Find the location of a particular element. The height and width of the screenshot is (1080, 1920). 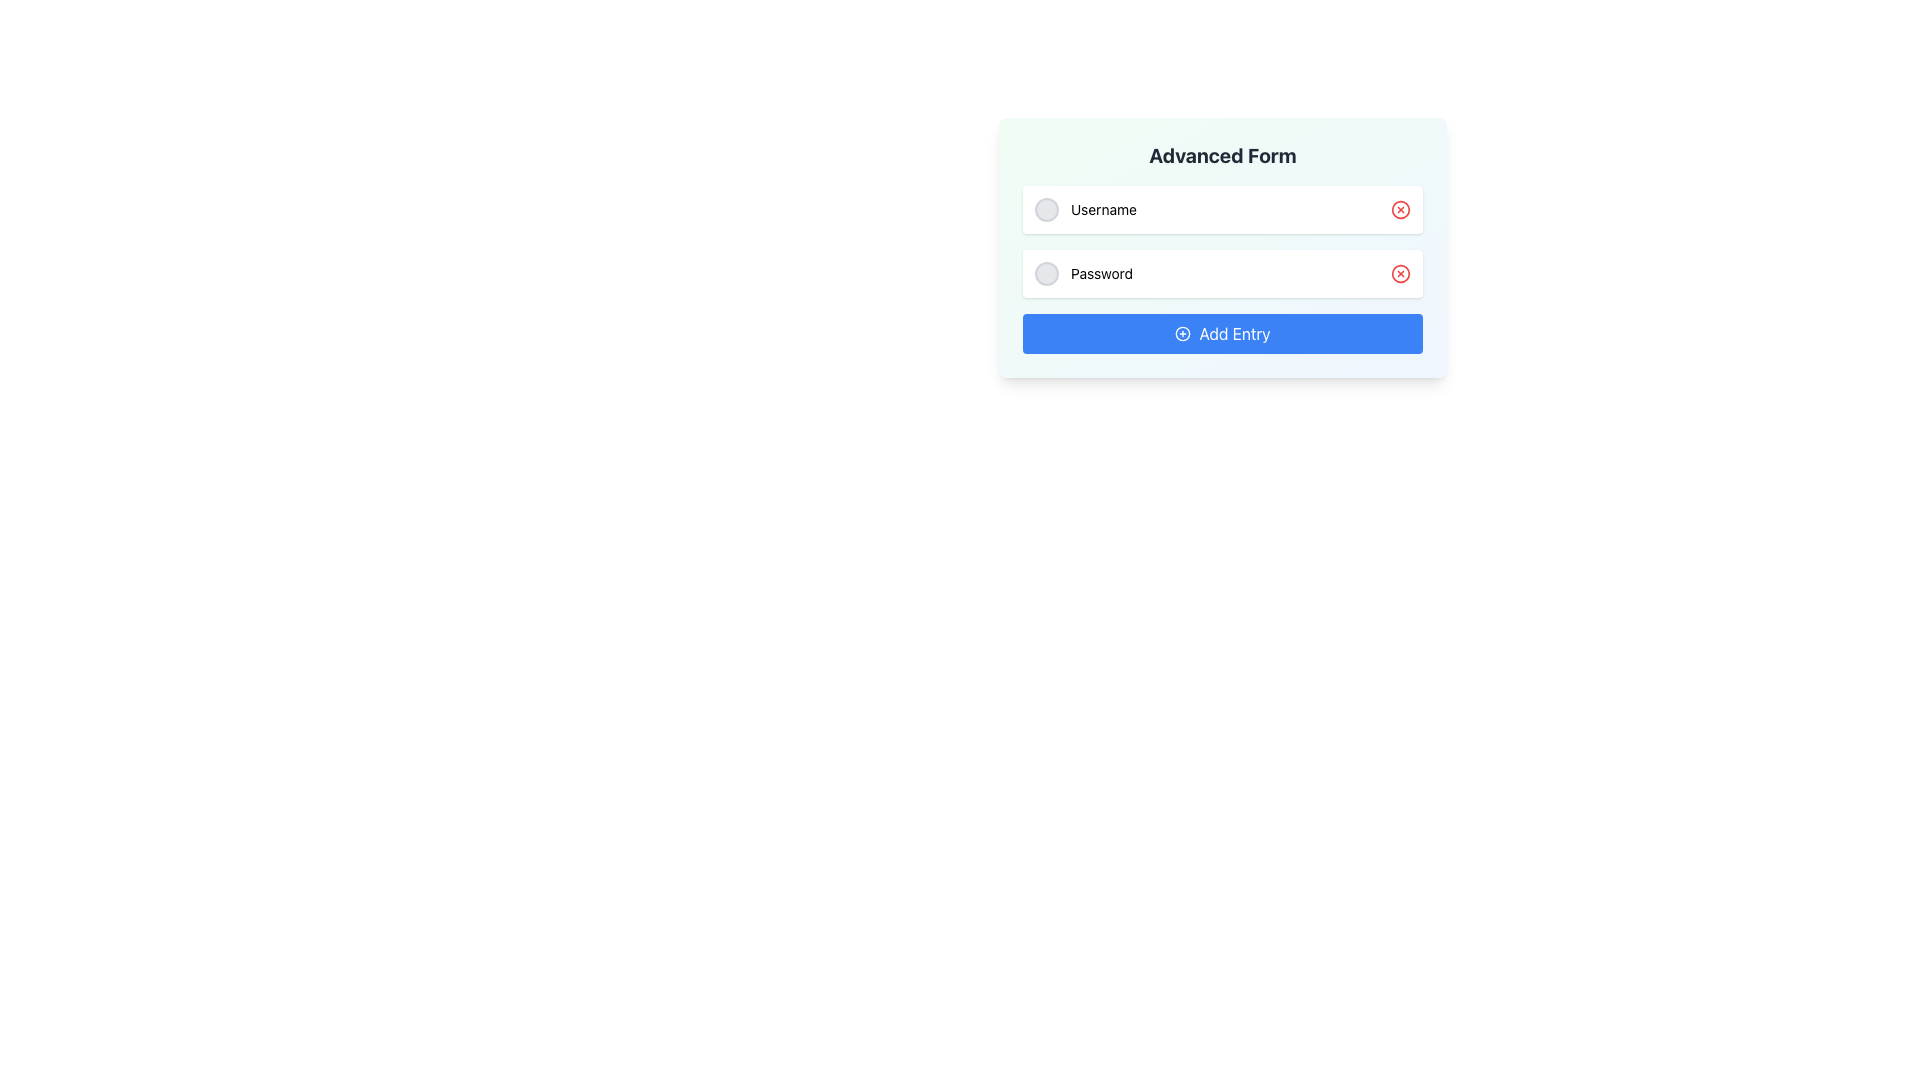

'Password' label with an adjacent circular icon, which is the second item in the form layout below the 'Username' field is located at coordinates (1083, 273).